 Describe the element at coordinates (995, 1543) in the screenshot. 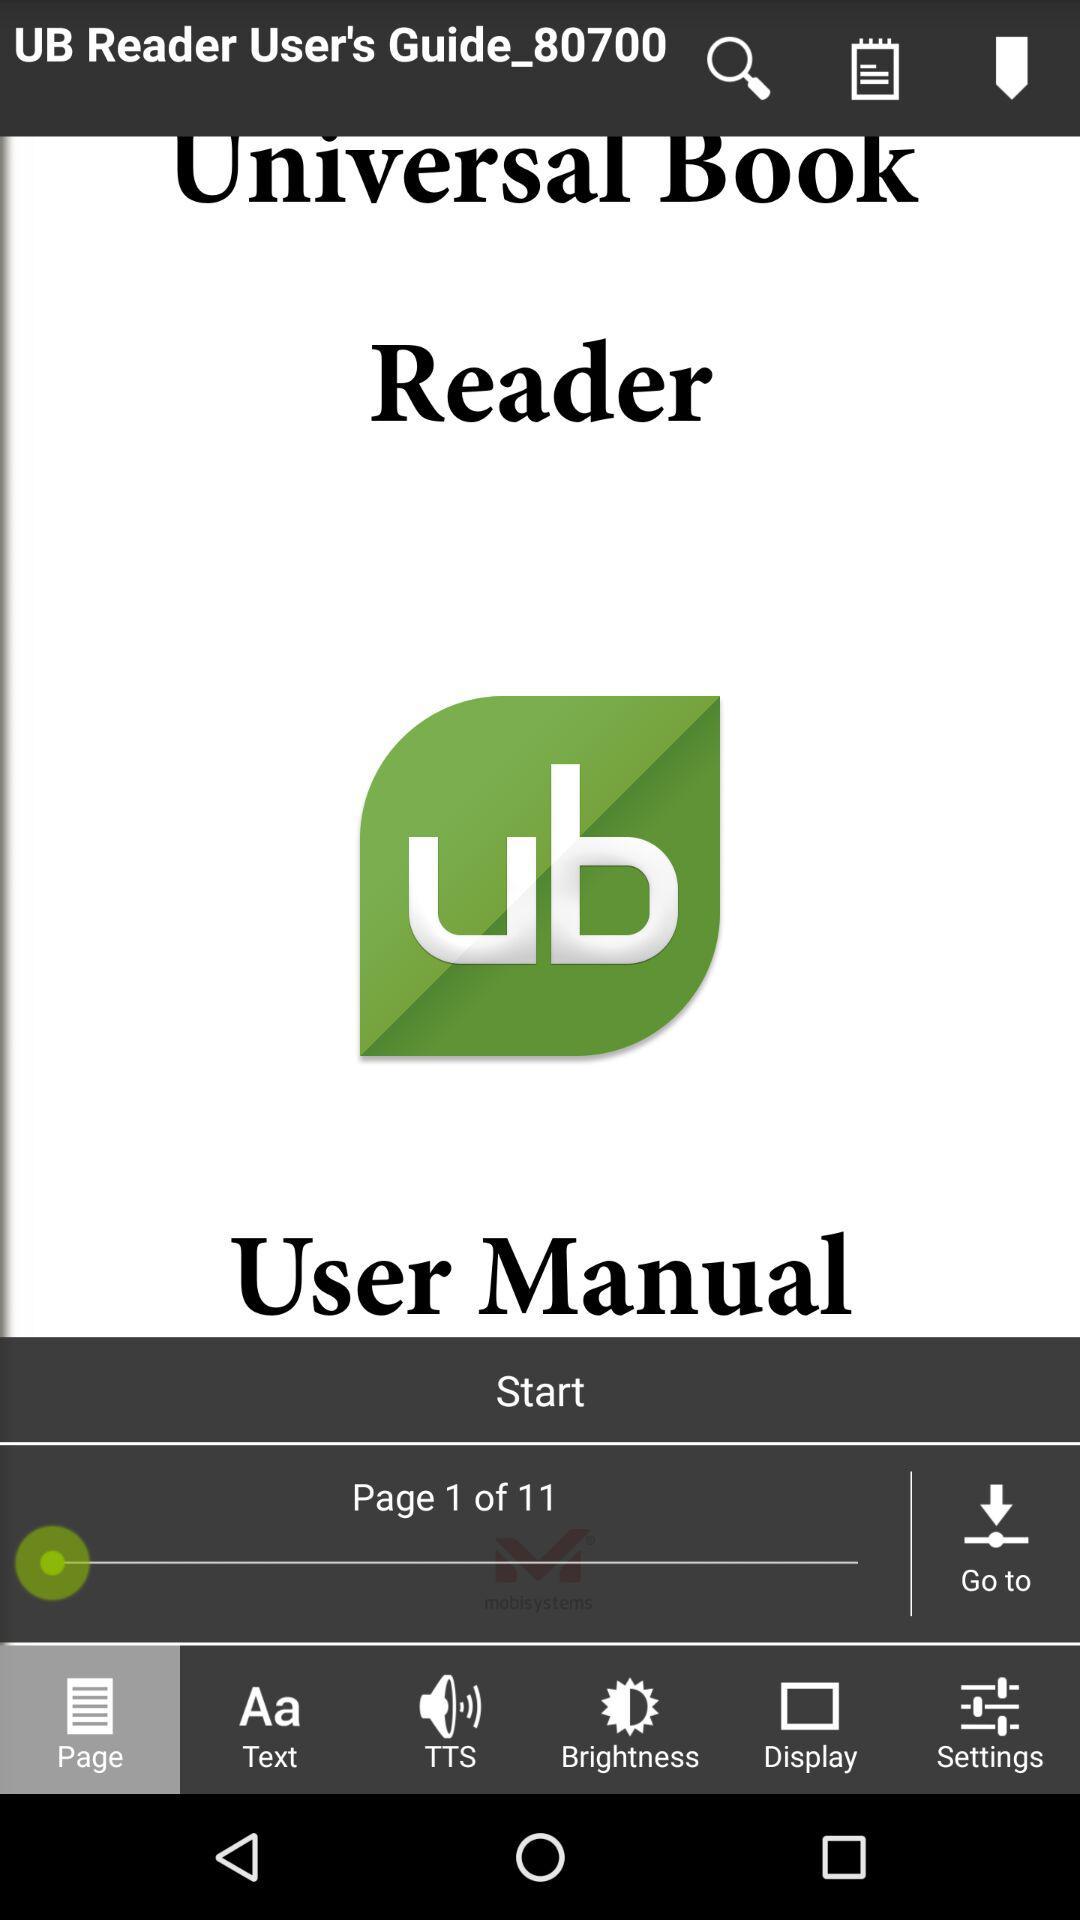

I see `the button above the settings button on the web page` at that location.